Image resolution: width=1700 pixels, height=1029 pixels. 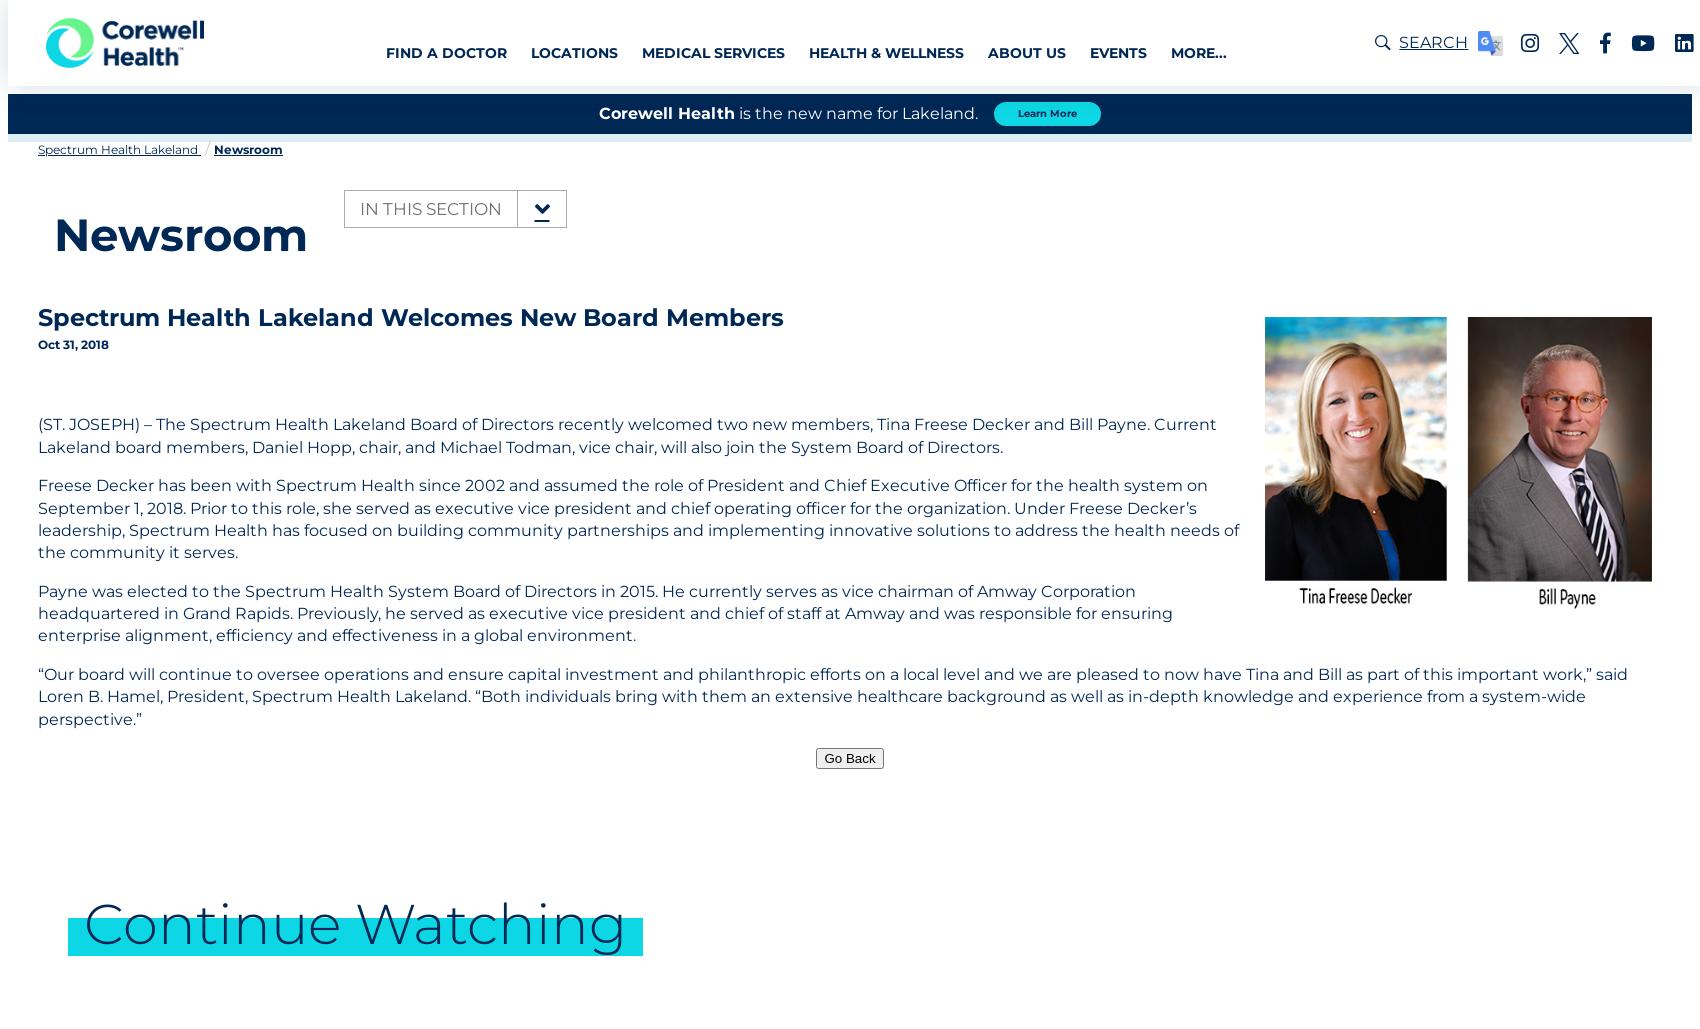 What do you see at coordinates (1024, 52) in the screenshot?
I see `'About Us'` at bounding box center [1024, 52].